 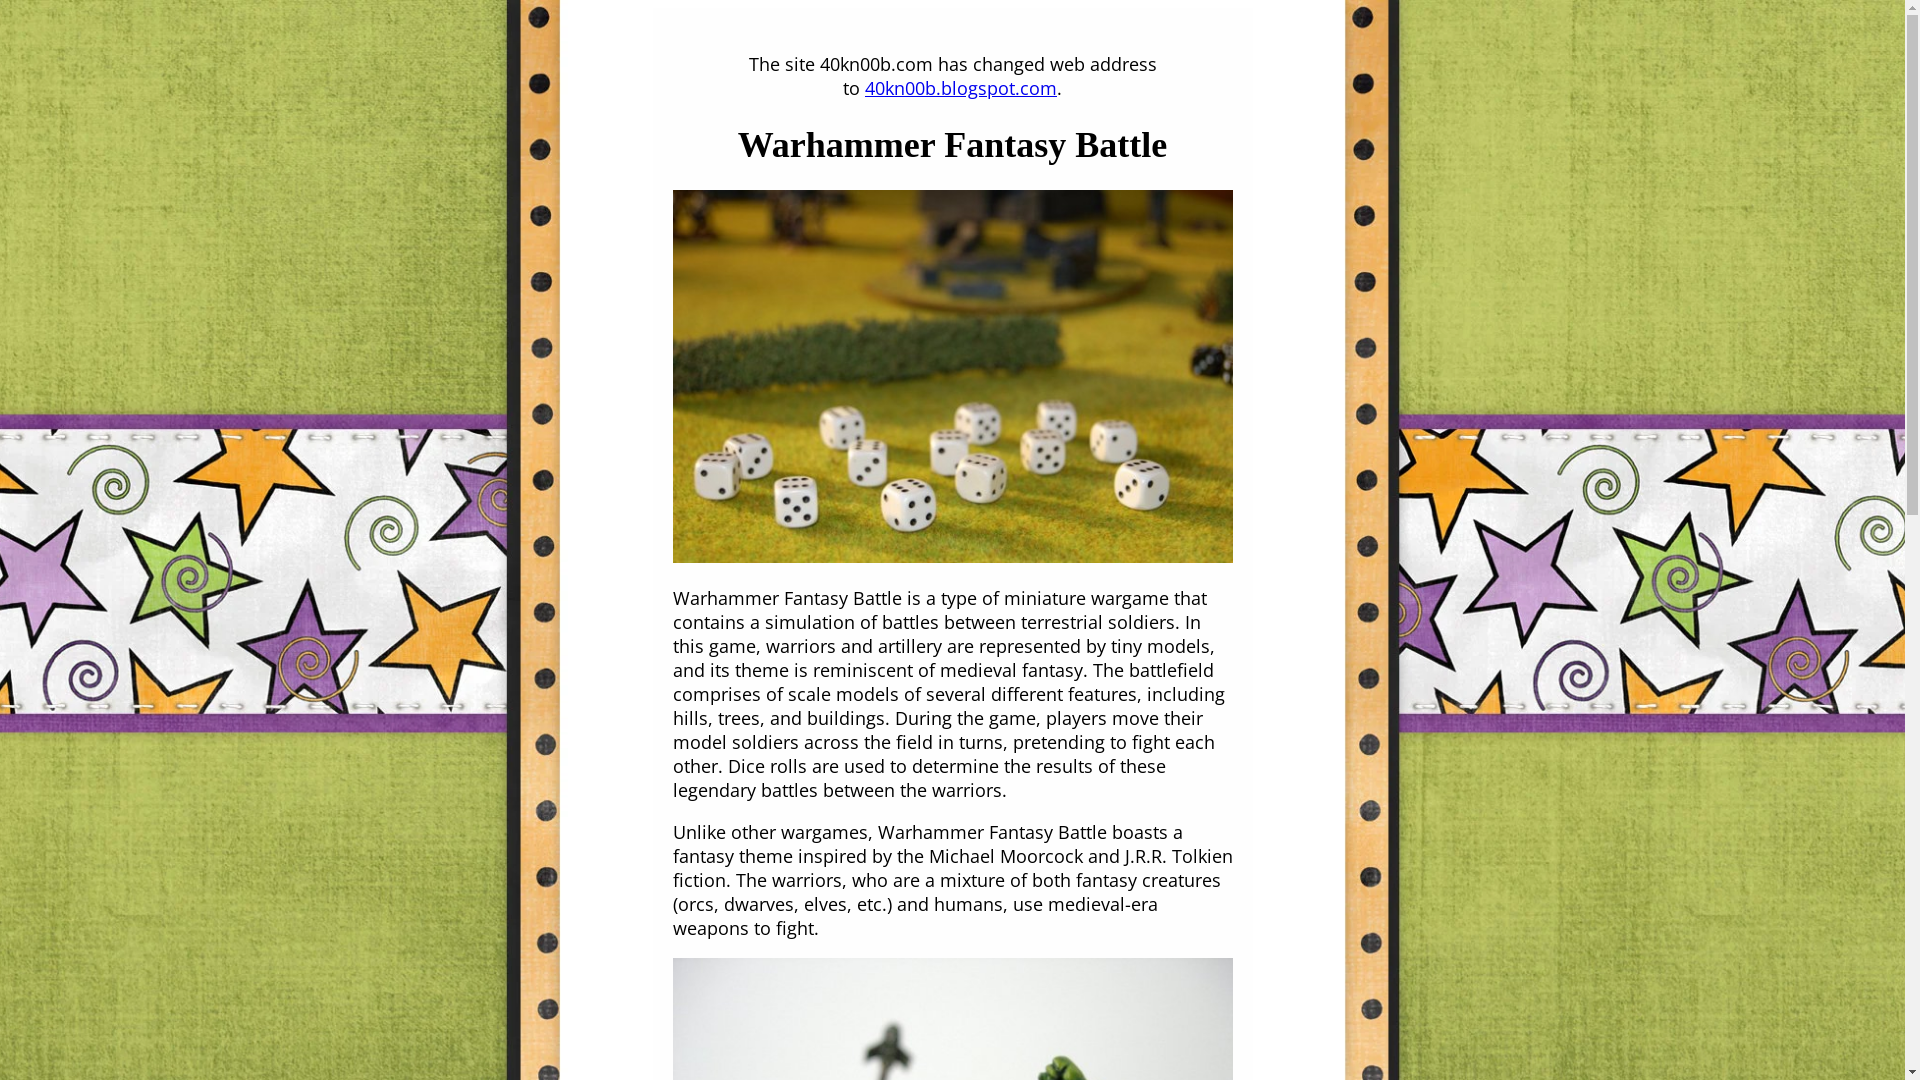 What do you see at coordinates (864, 87) in the screenshot?
I see `'40kn00b.blogspot.com'` at bounding box center [864, 87].